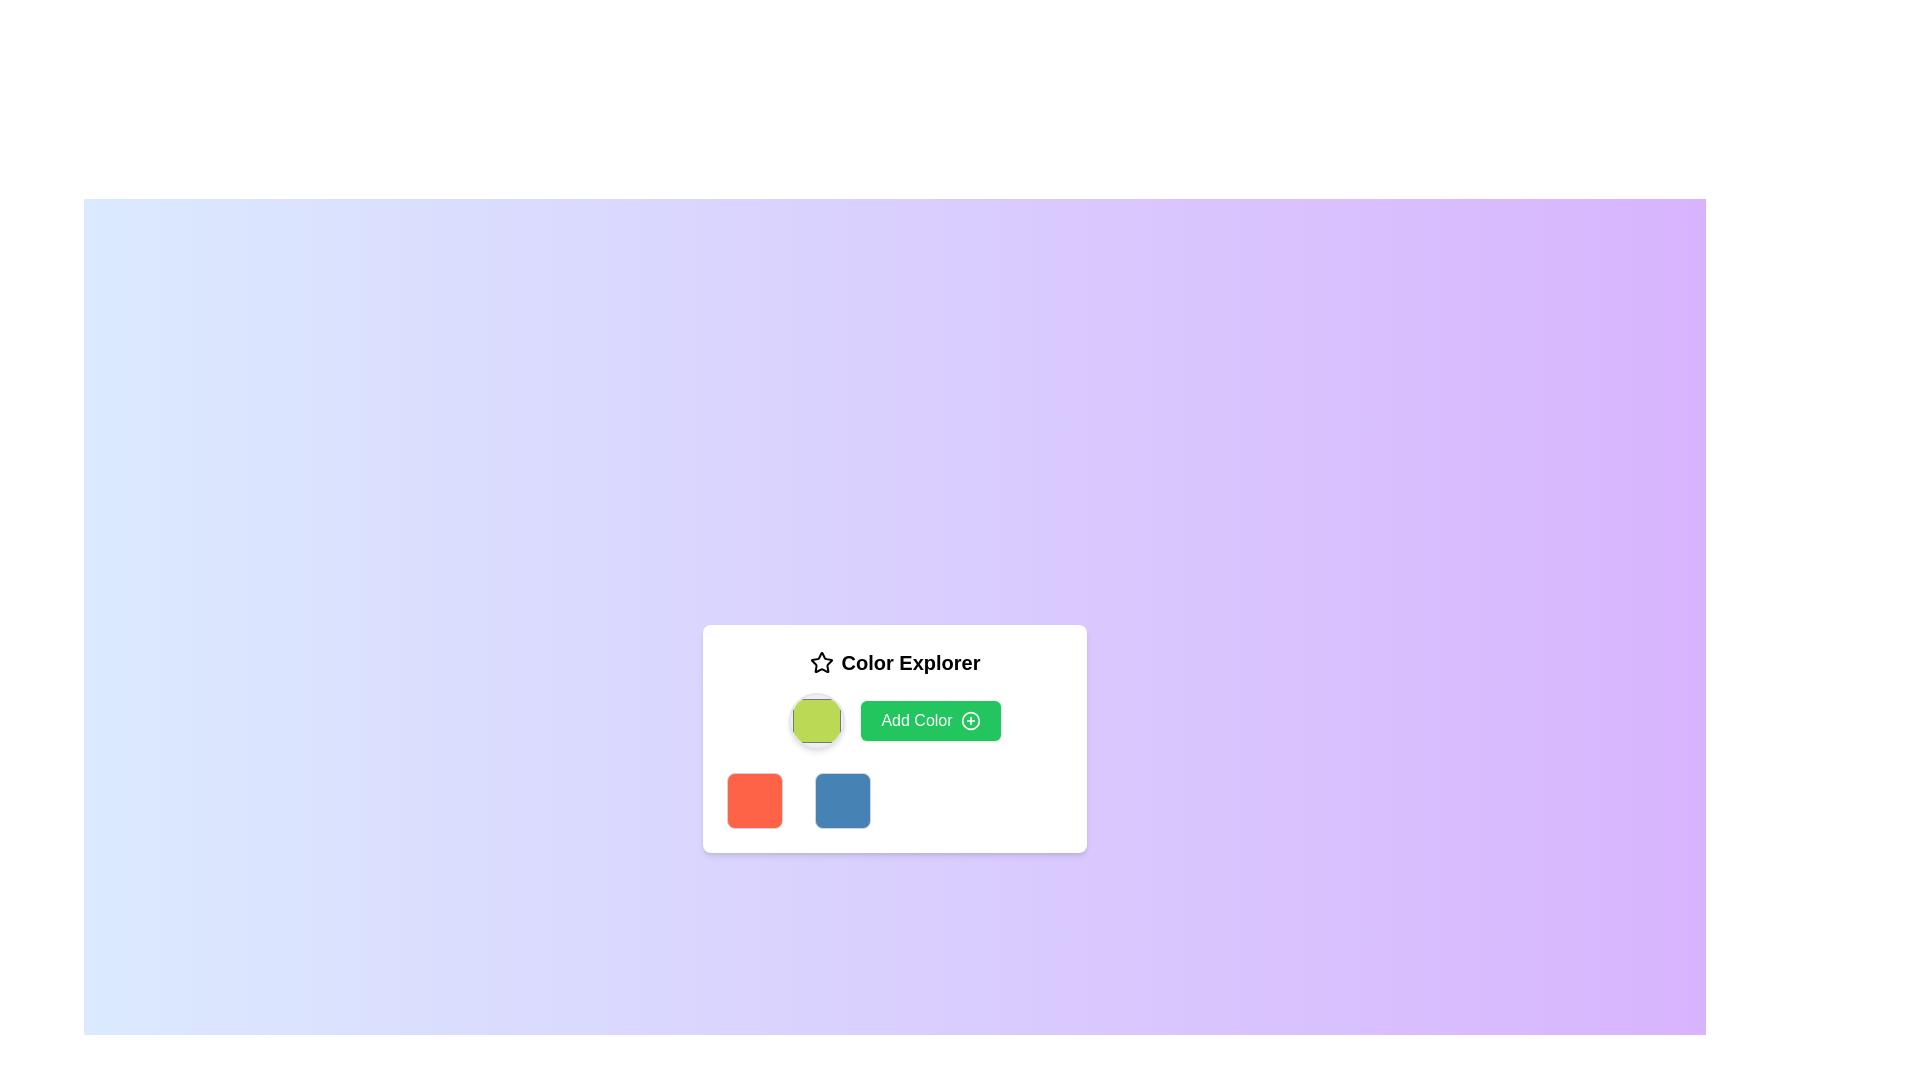  What do you see at coordinates (821, 662) in the screenshot?
I see `the star-shaped SVG icon located prominently in the 'Color Explorer' card` at bounding box center [821, 662].